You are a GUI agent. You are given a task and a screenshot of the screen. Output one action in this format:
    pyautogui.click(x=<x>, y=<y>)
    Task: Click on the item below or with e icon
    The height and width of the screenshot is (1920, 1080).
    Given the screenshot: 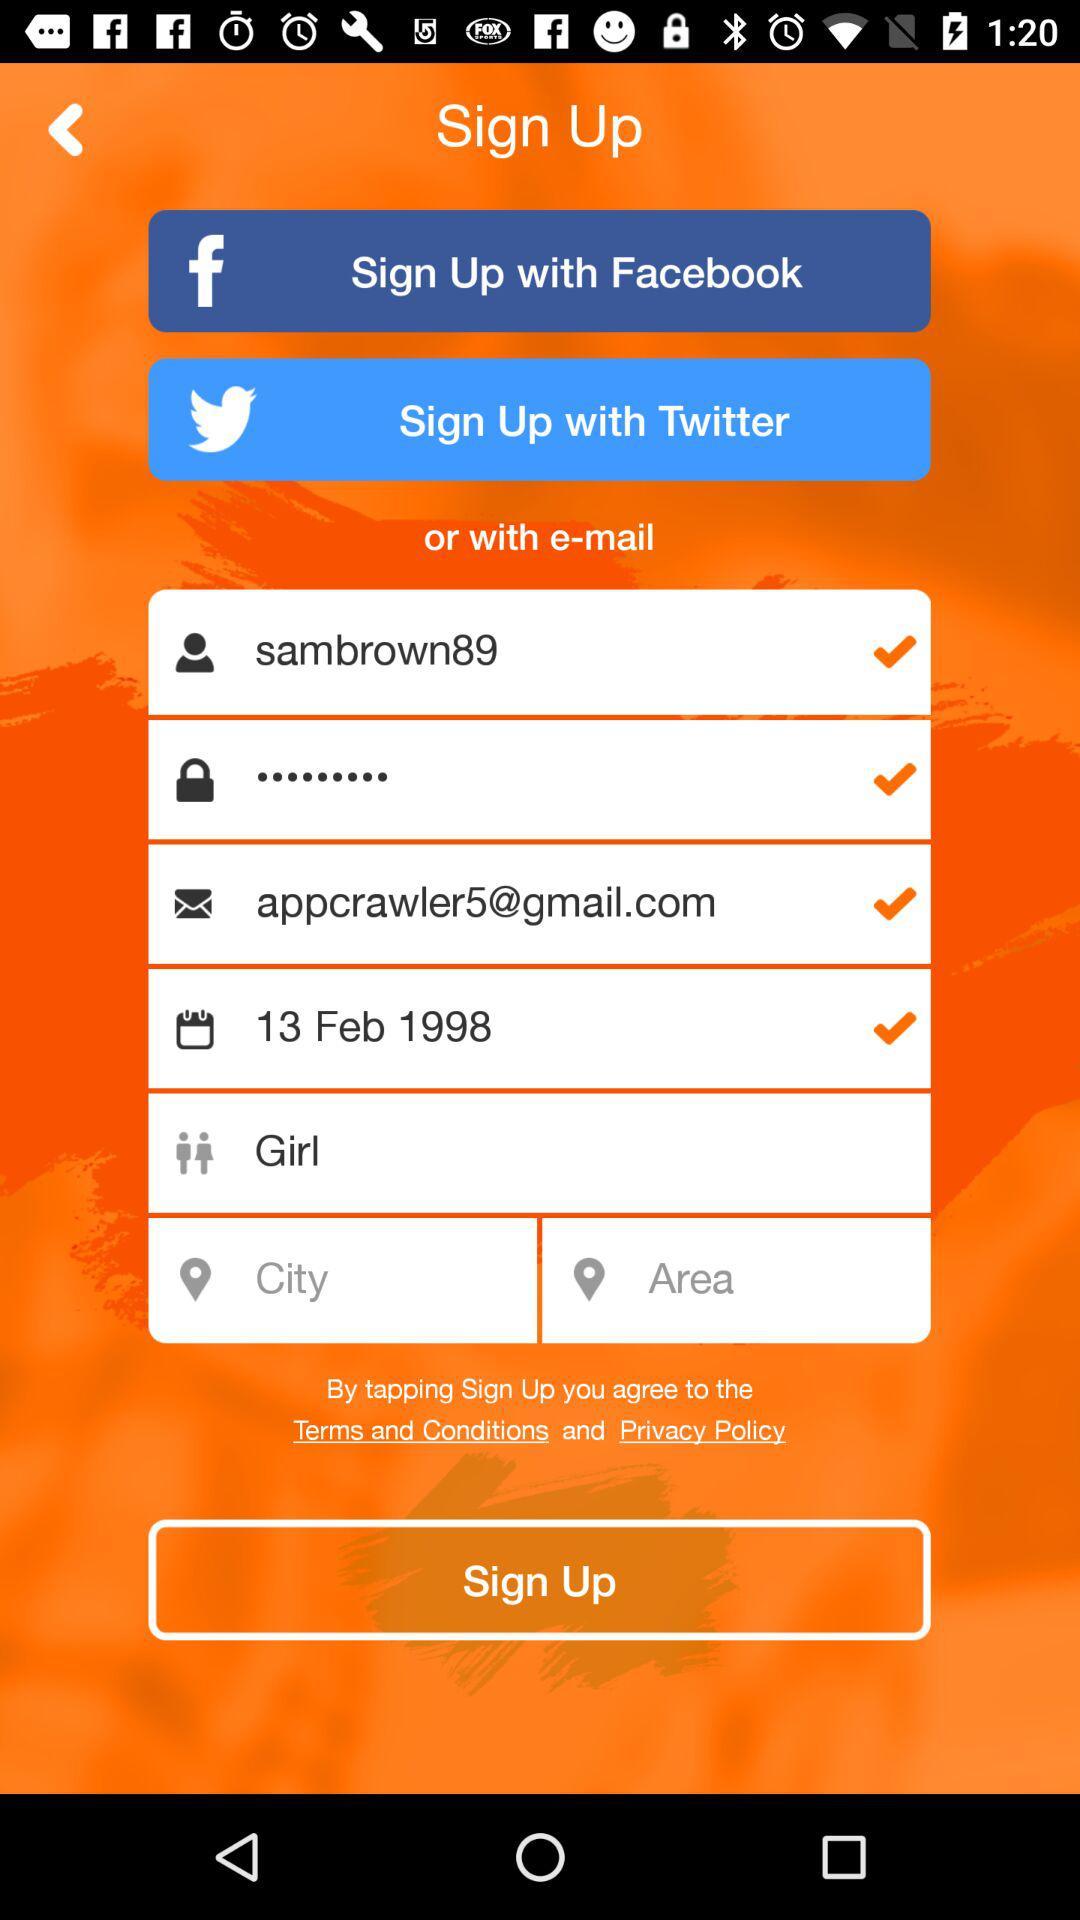 What is the action you would take?
    pyautogui.click(x=550, y=652)
    